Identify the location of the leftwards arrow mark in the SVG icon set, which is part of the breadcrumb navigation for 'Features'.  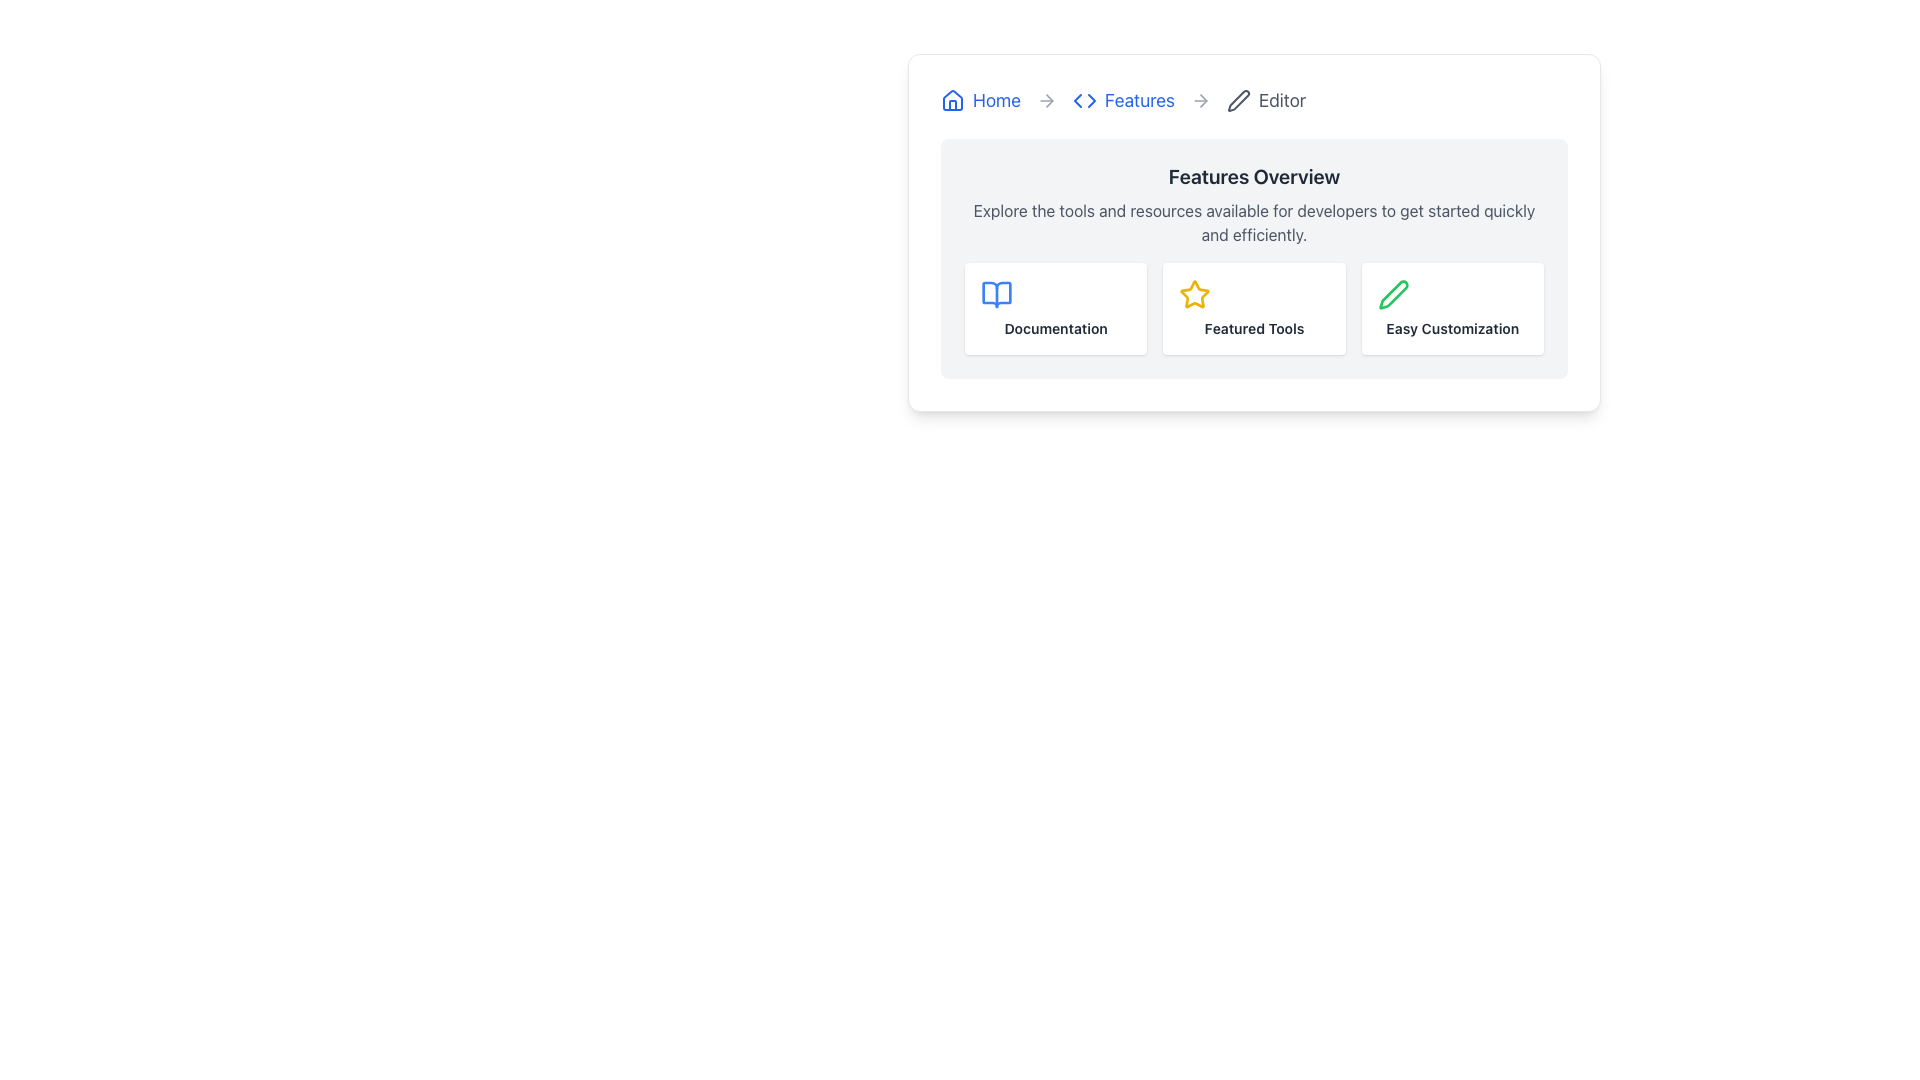
(1077, 100).